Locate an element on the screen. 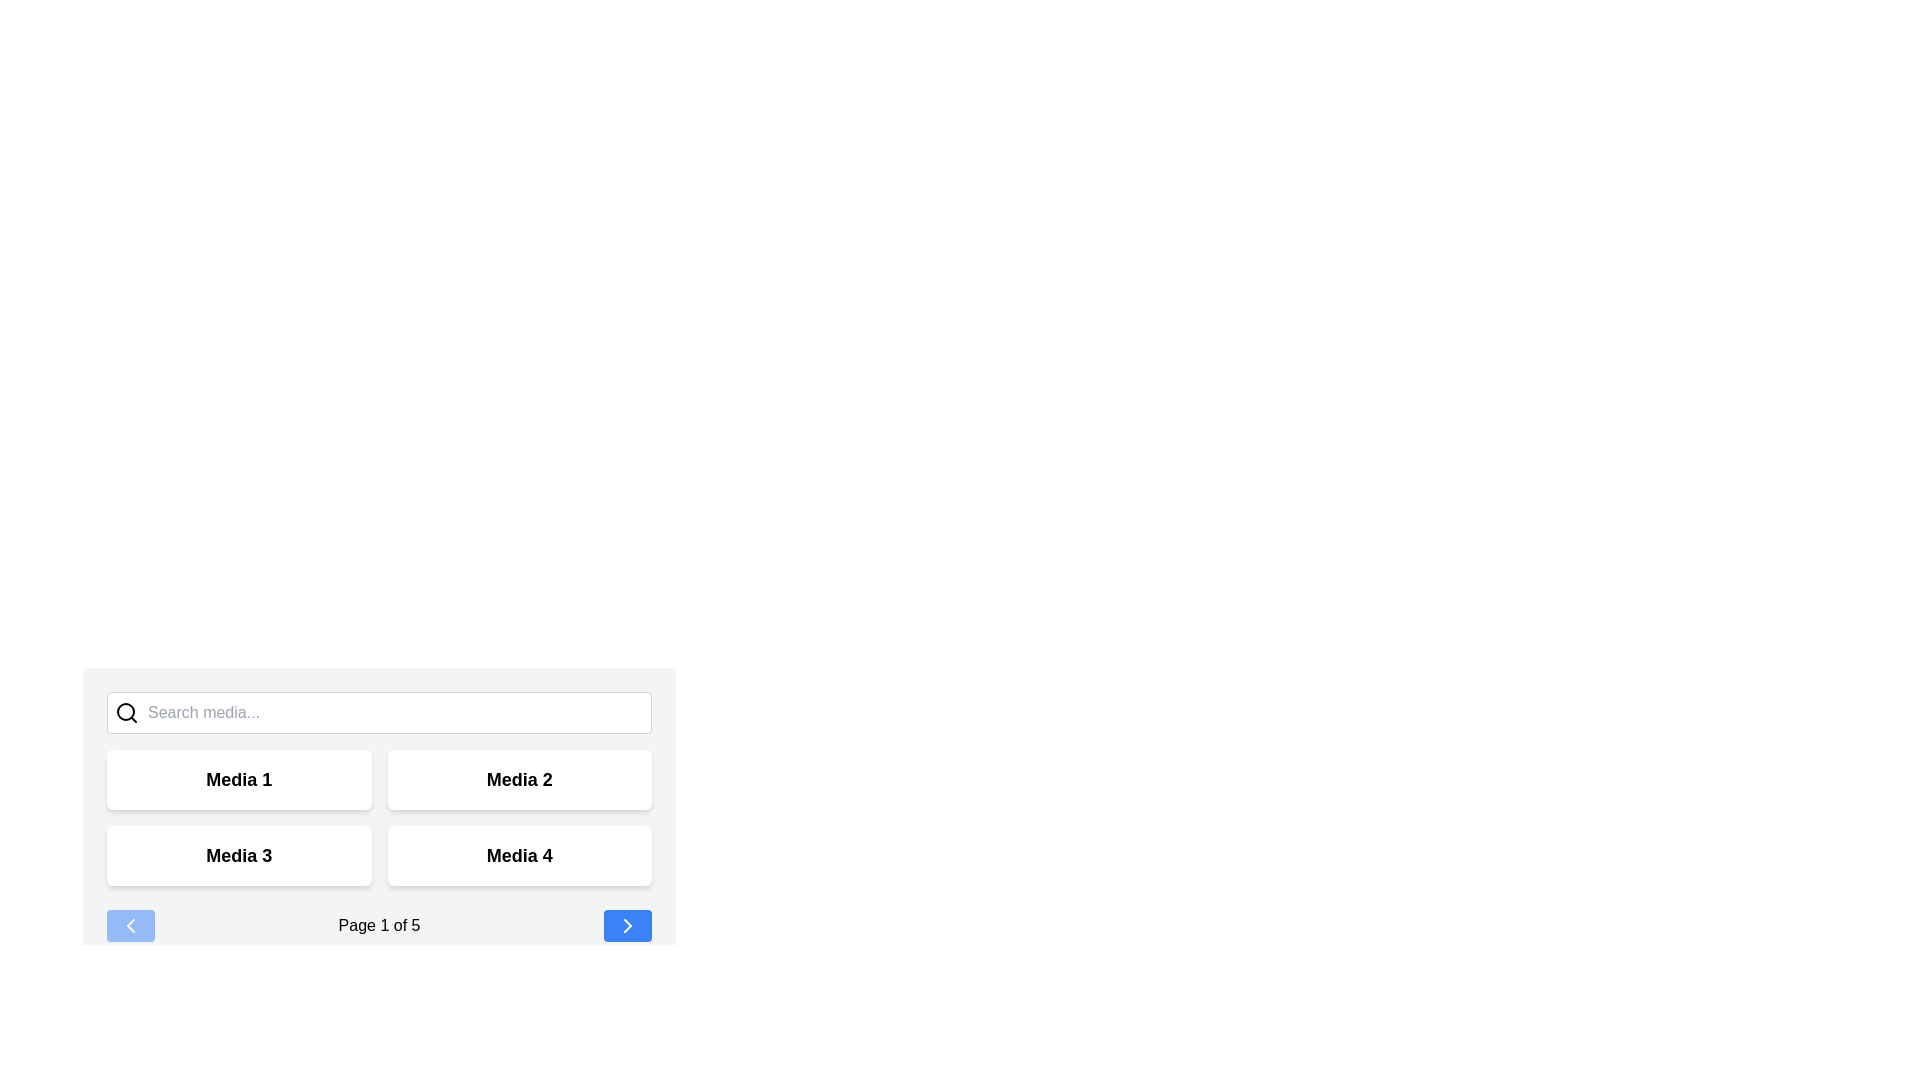  the 'Media 2' card located in the upper-right quadrant of the interface is located at coordinates (519, 778).